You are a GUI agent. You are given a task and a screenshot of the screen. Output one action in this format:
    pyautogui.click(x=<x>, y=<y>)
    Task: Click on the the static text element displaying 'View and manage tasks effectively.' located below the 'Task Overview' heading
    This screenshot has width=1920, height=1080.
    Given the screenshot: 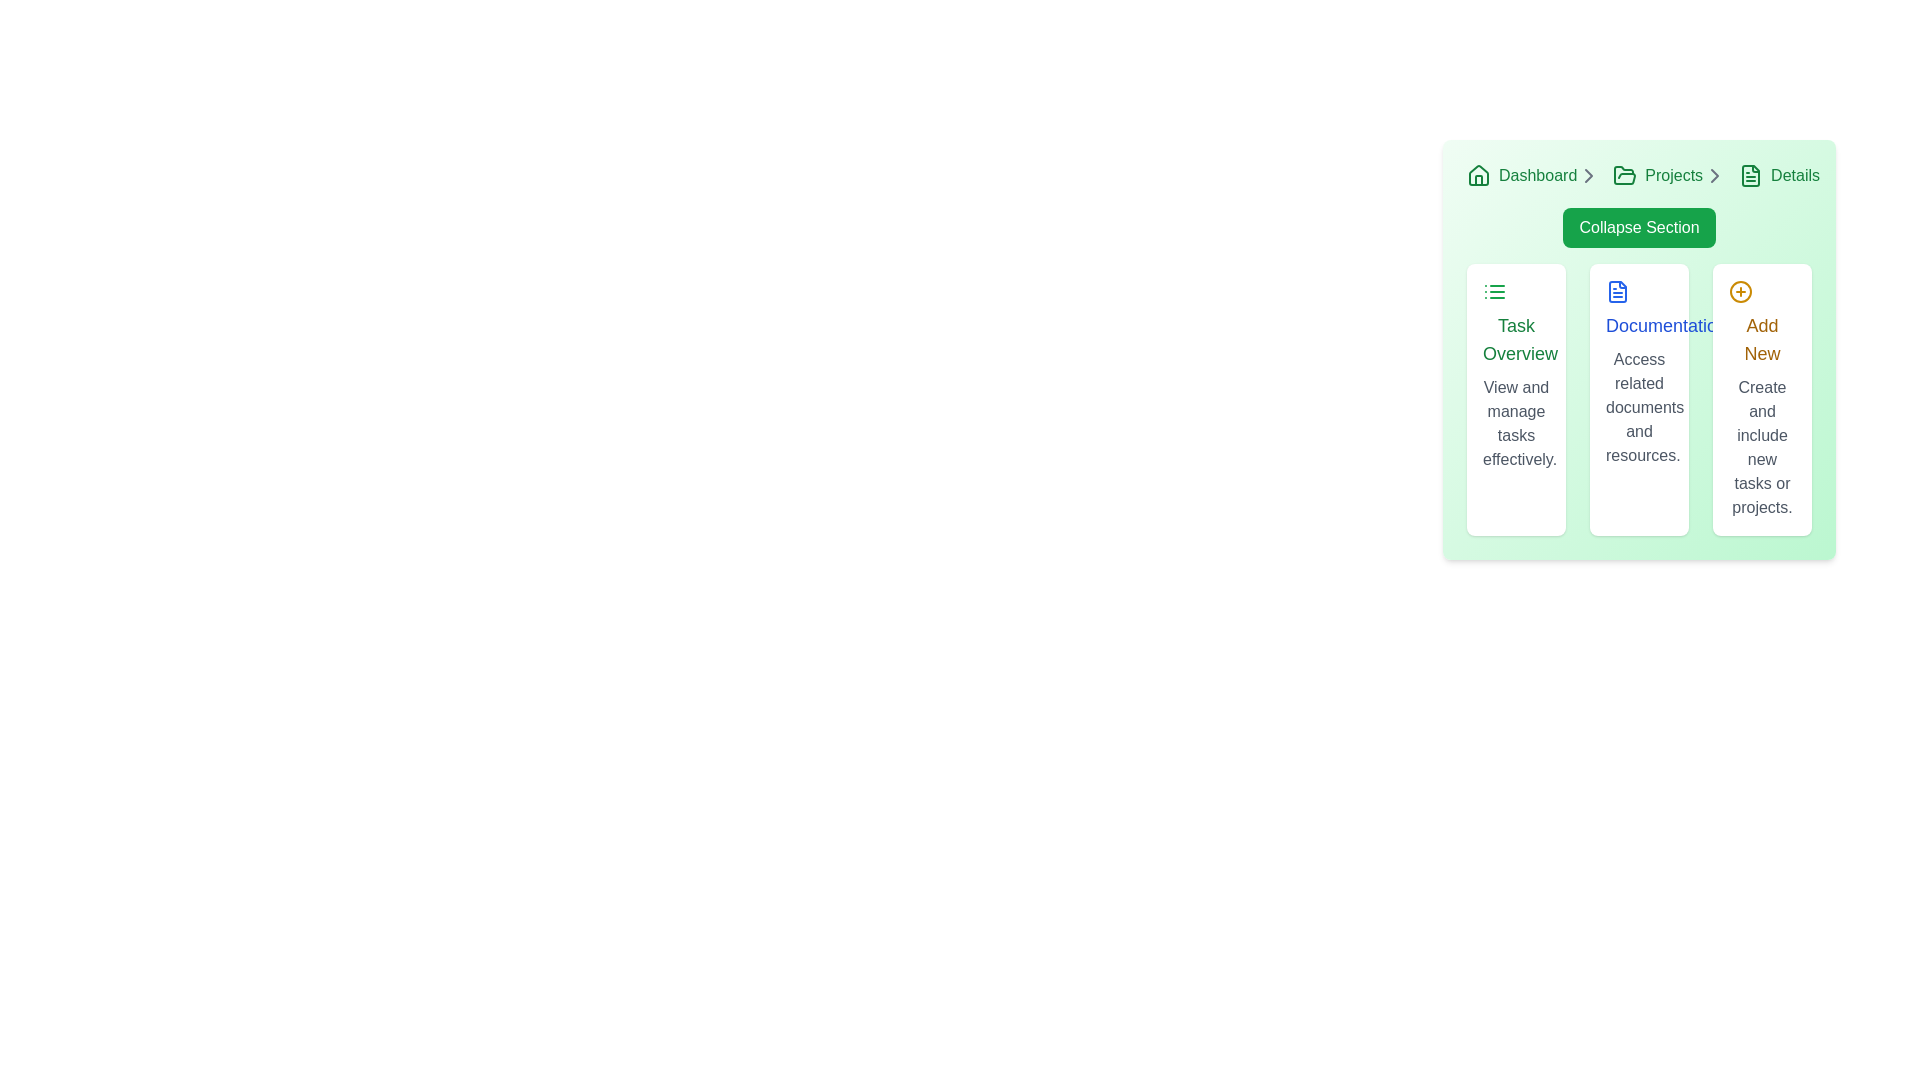 What is the action you would take?
    pyautogui.click(x=1516, y=423)
    